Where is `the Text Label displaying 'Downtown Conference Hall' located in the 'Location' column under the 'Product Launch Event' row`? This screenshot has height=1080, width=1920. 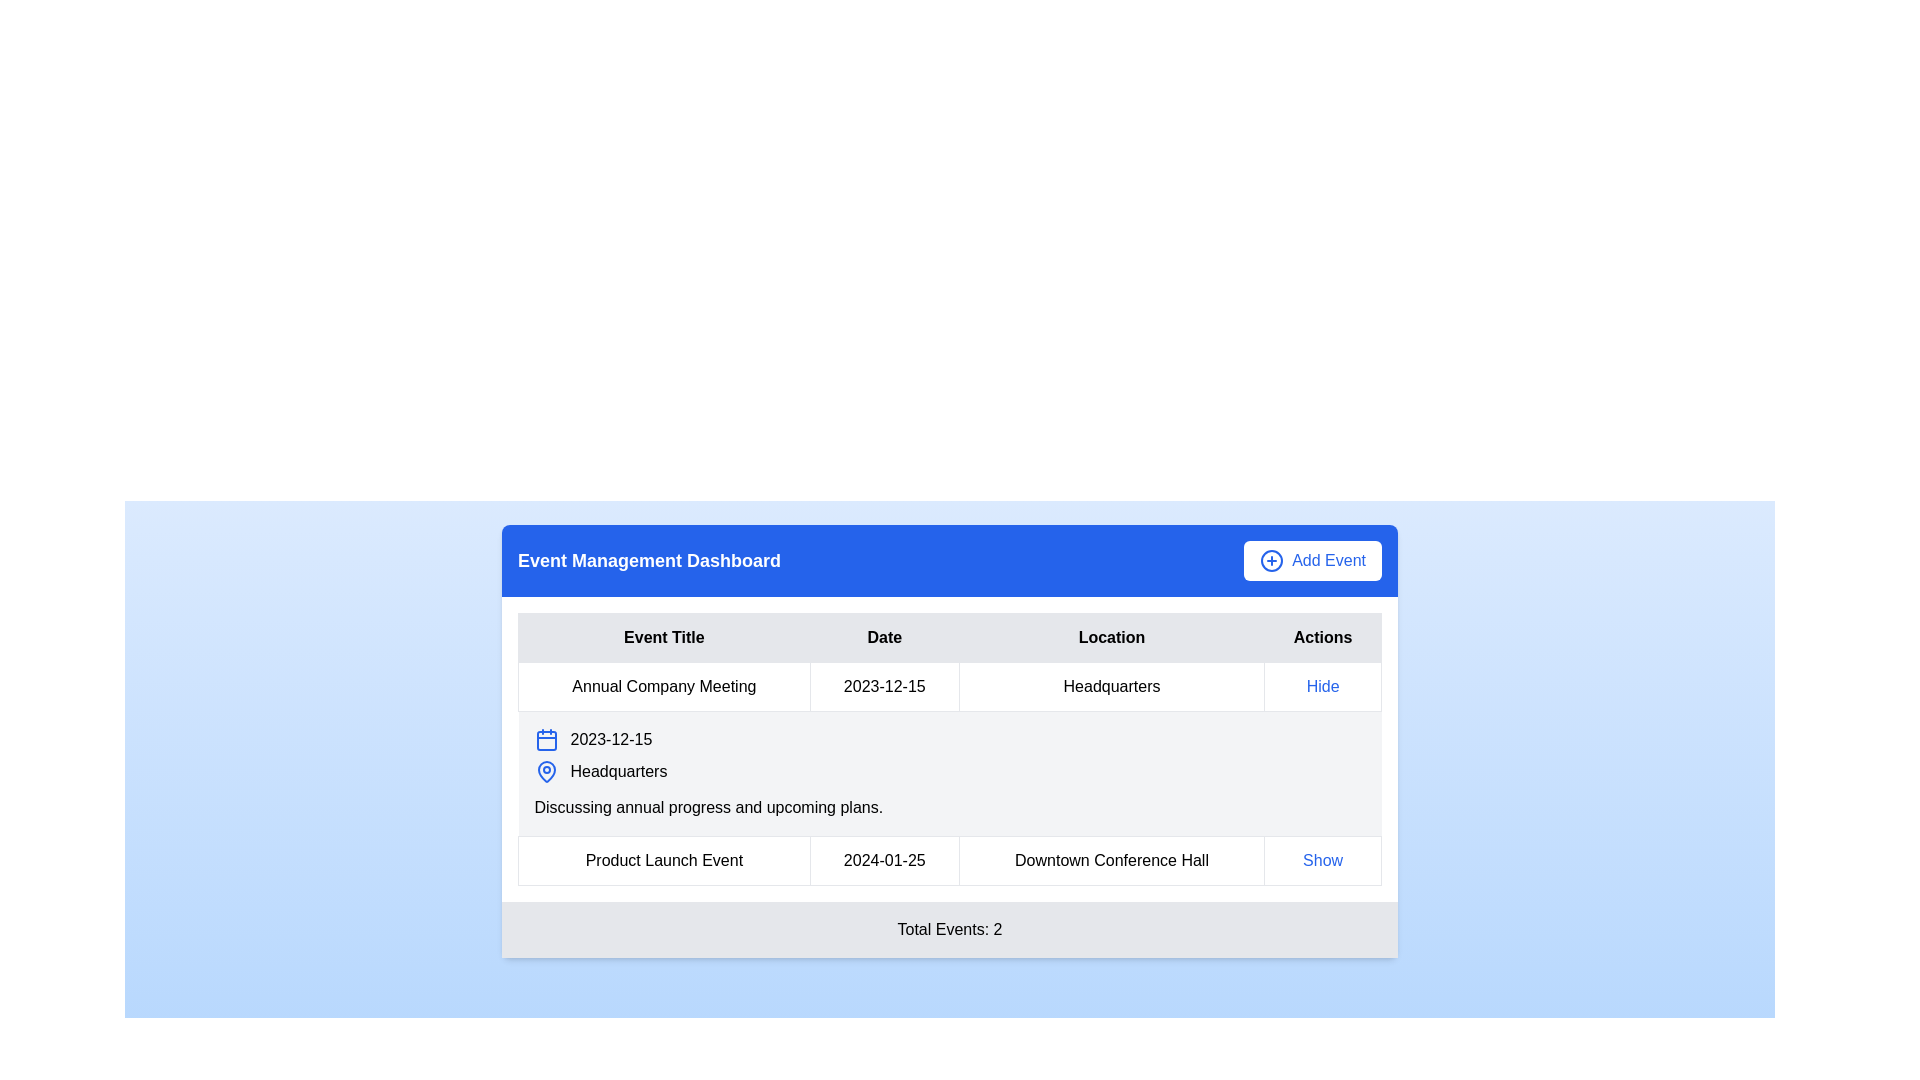
the Text Label displaying 'Downtown Conference Hall' located in the 'Location' column under the 'Product Launch Event' row is located at coordinates (1111, 859).